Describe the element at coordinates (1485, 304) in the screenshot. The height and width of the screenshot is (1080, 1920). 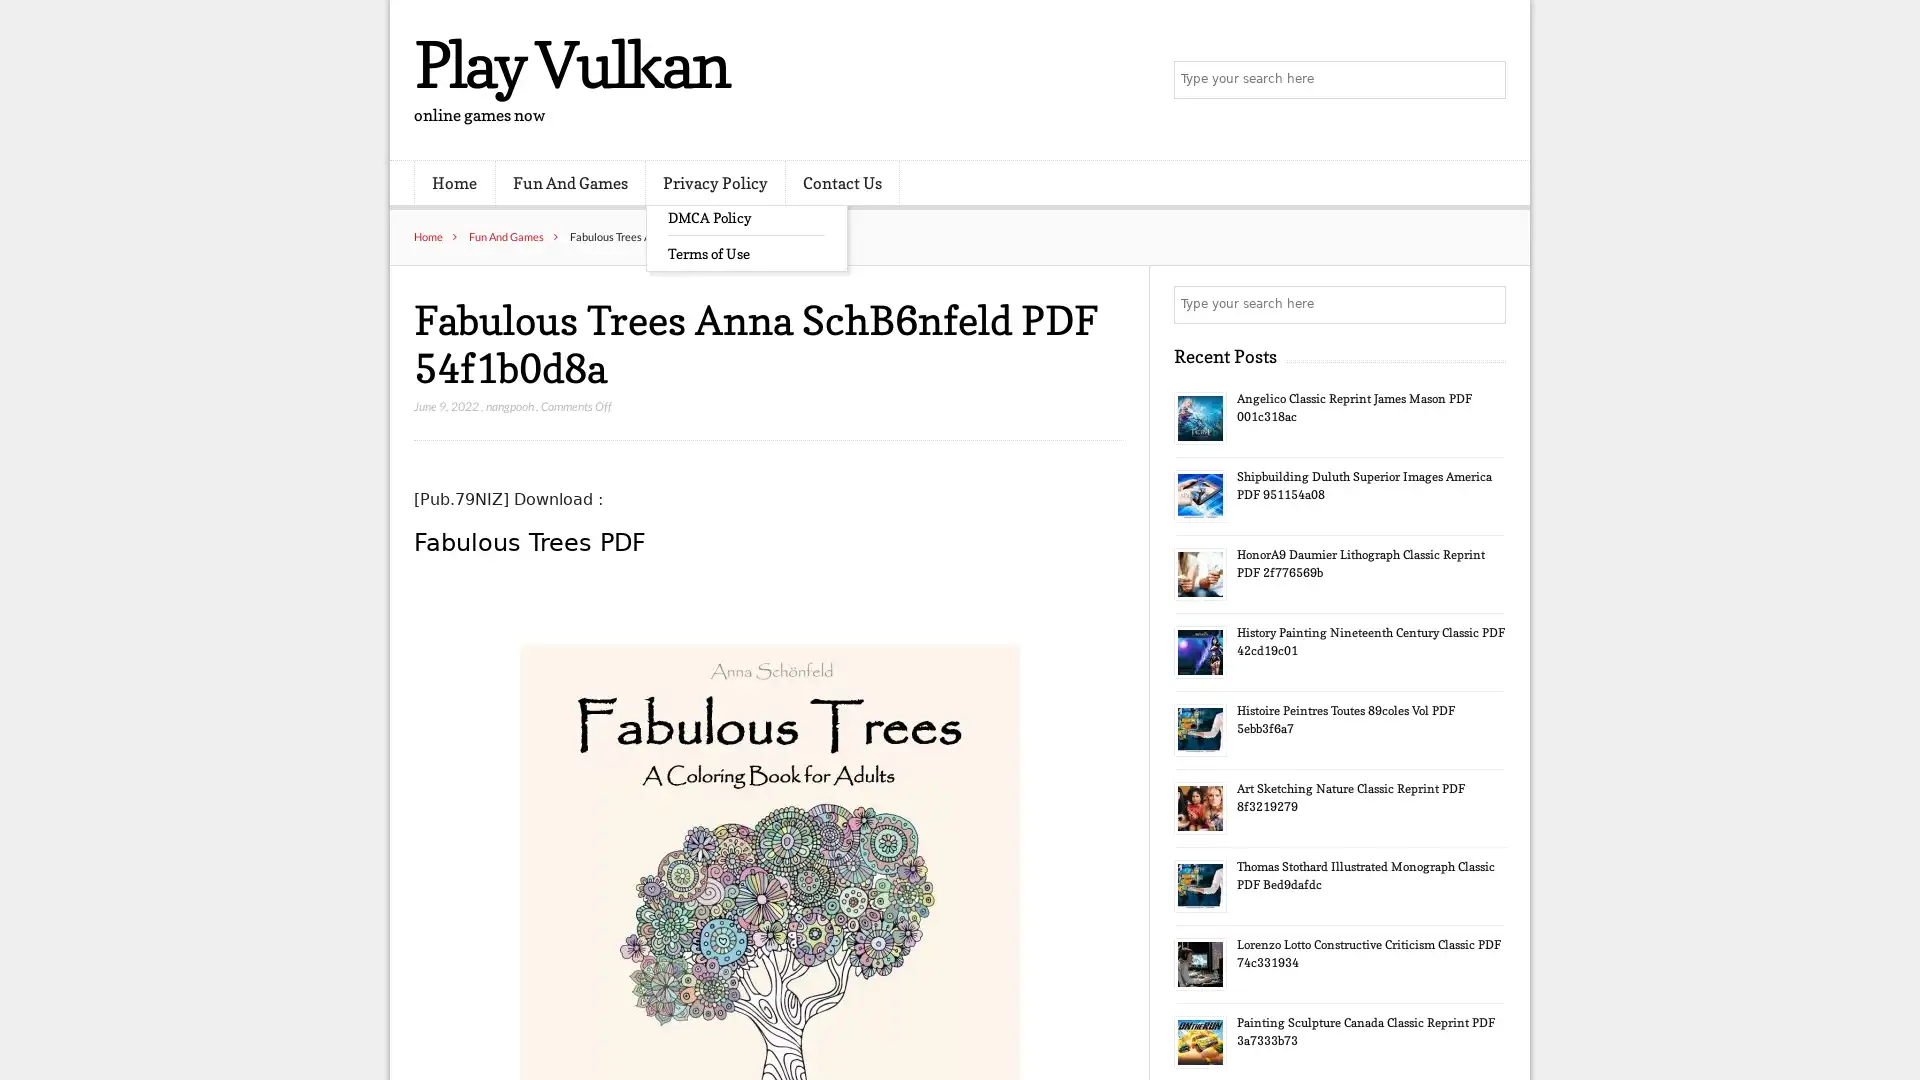
I see `Search` at that location.